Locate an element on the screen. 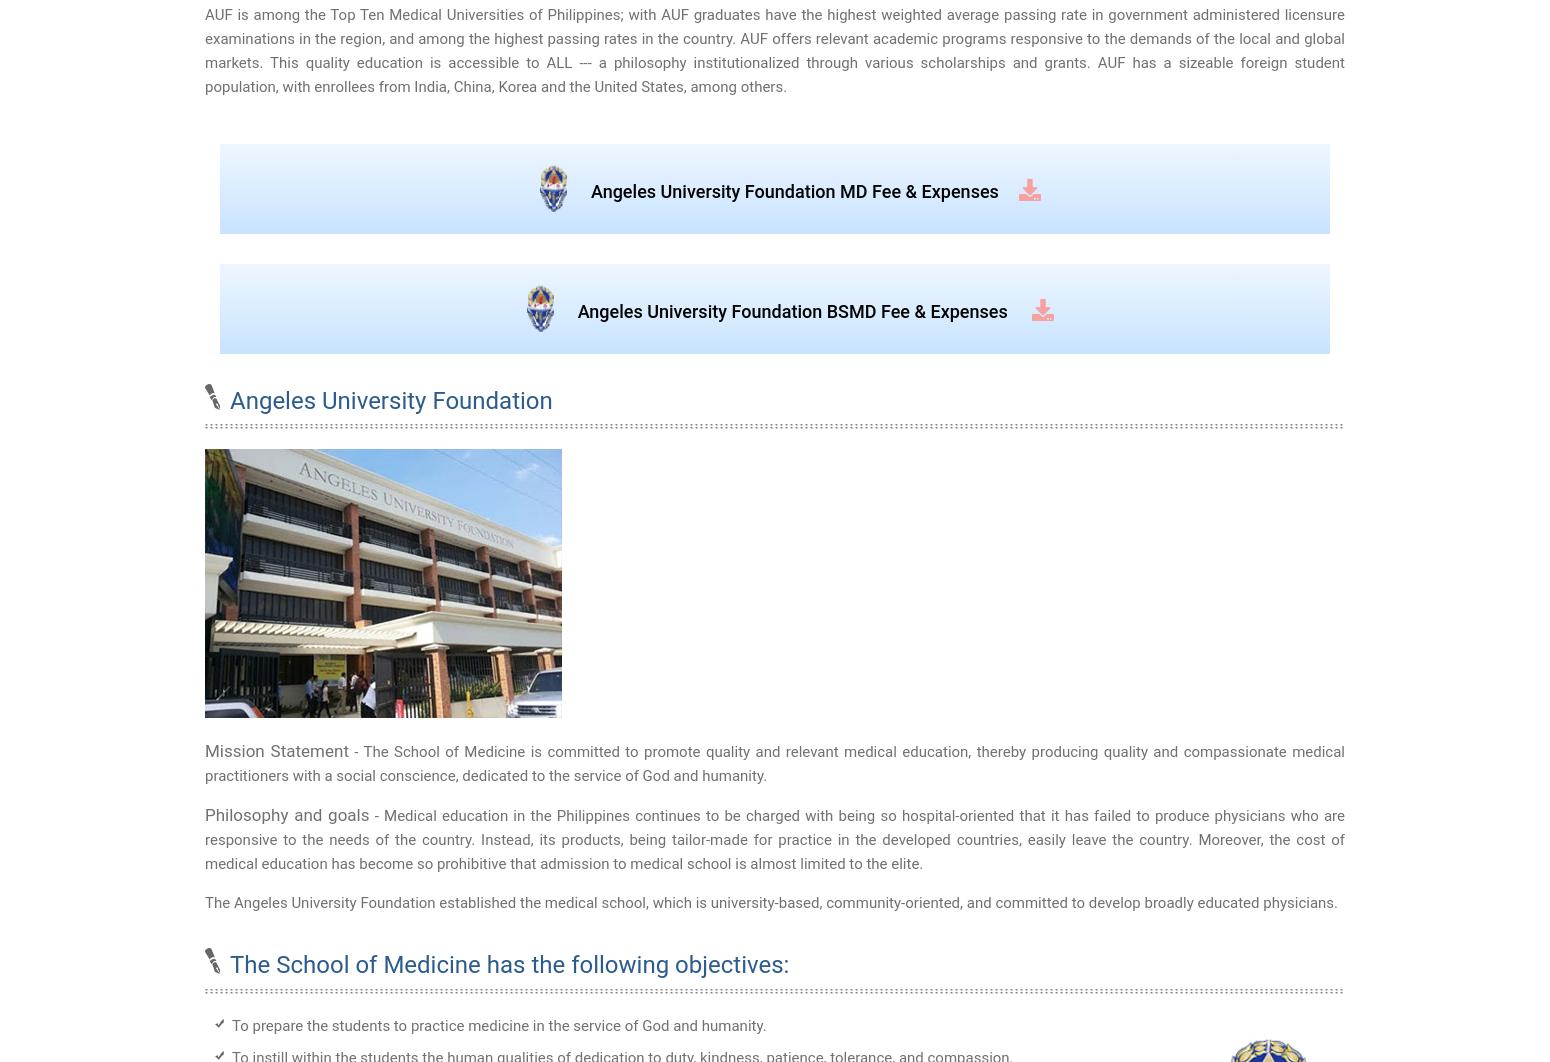 This screenshot has width=1550, height=1062. 'The School of Medicine has the following objectives:' is located at coordinates (508, 964).